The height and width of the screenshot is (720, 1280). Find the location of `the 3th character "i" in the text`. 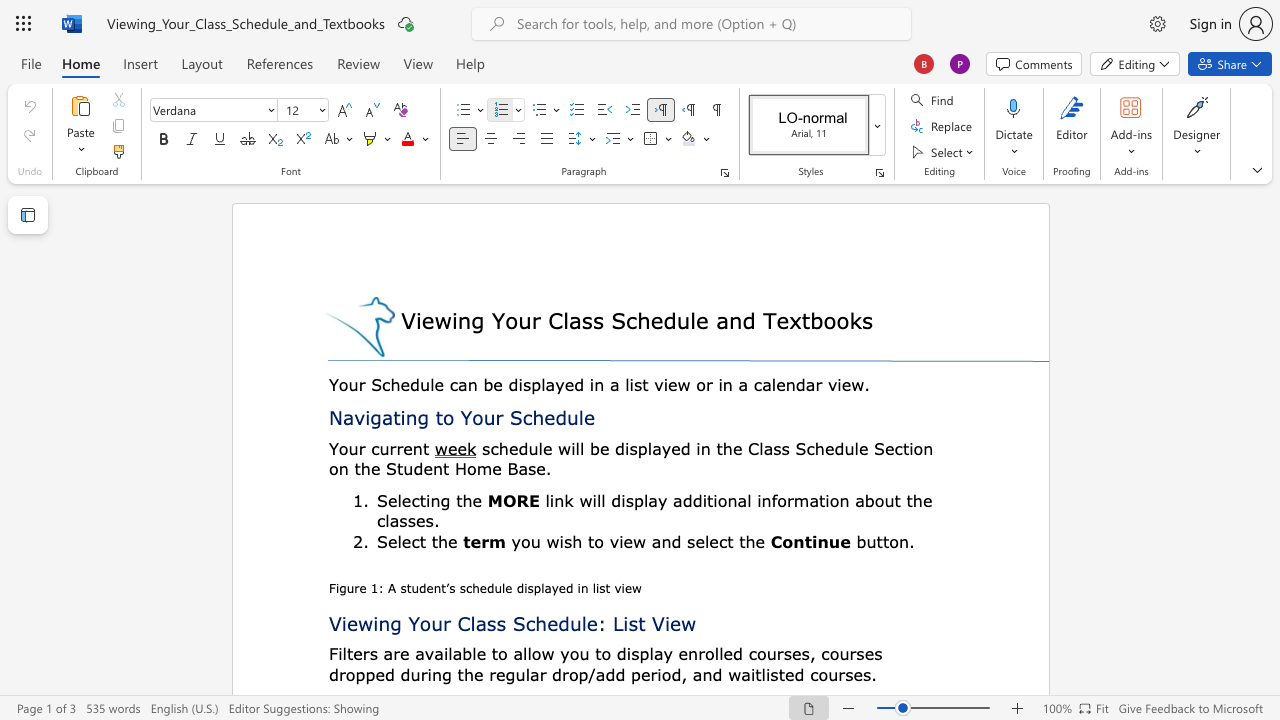

the 3th character "i" in the text is located at coordinates (578, 587).